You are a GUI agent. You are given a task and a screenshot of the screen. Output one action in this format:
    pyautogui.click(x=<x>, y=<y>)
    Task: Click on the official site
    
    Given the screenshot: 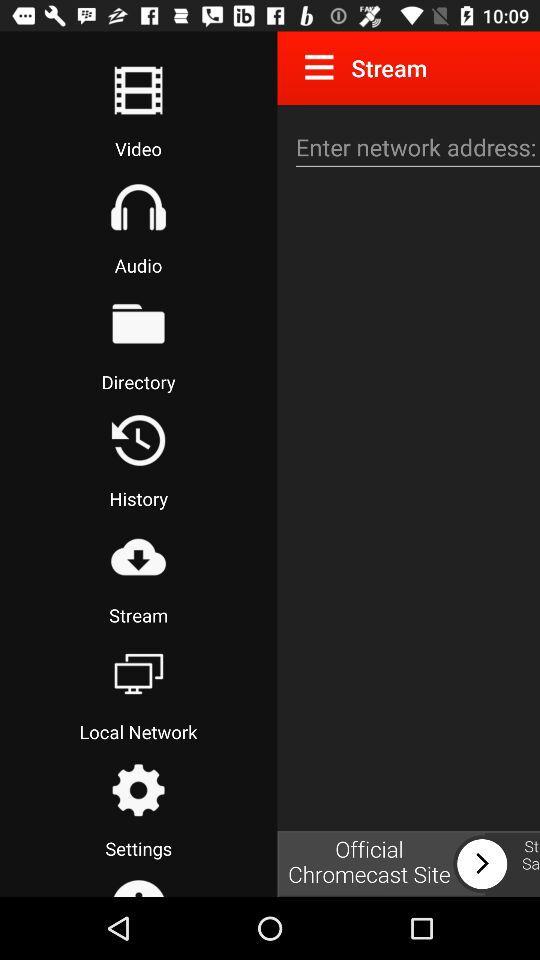 What is the action you would take?
    pyautogui.click(x=407, y=863)
    